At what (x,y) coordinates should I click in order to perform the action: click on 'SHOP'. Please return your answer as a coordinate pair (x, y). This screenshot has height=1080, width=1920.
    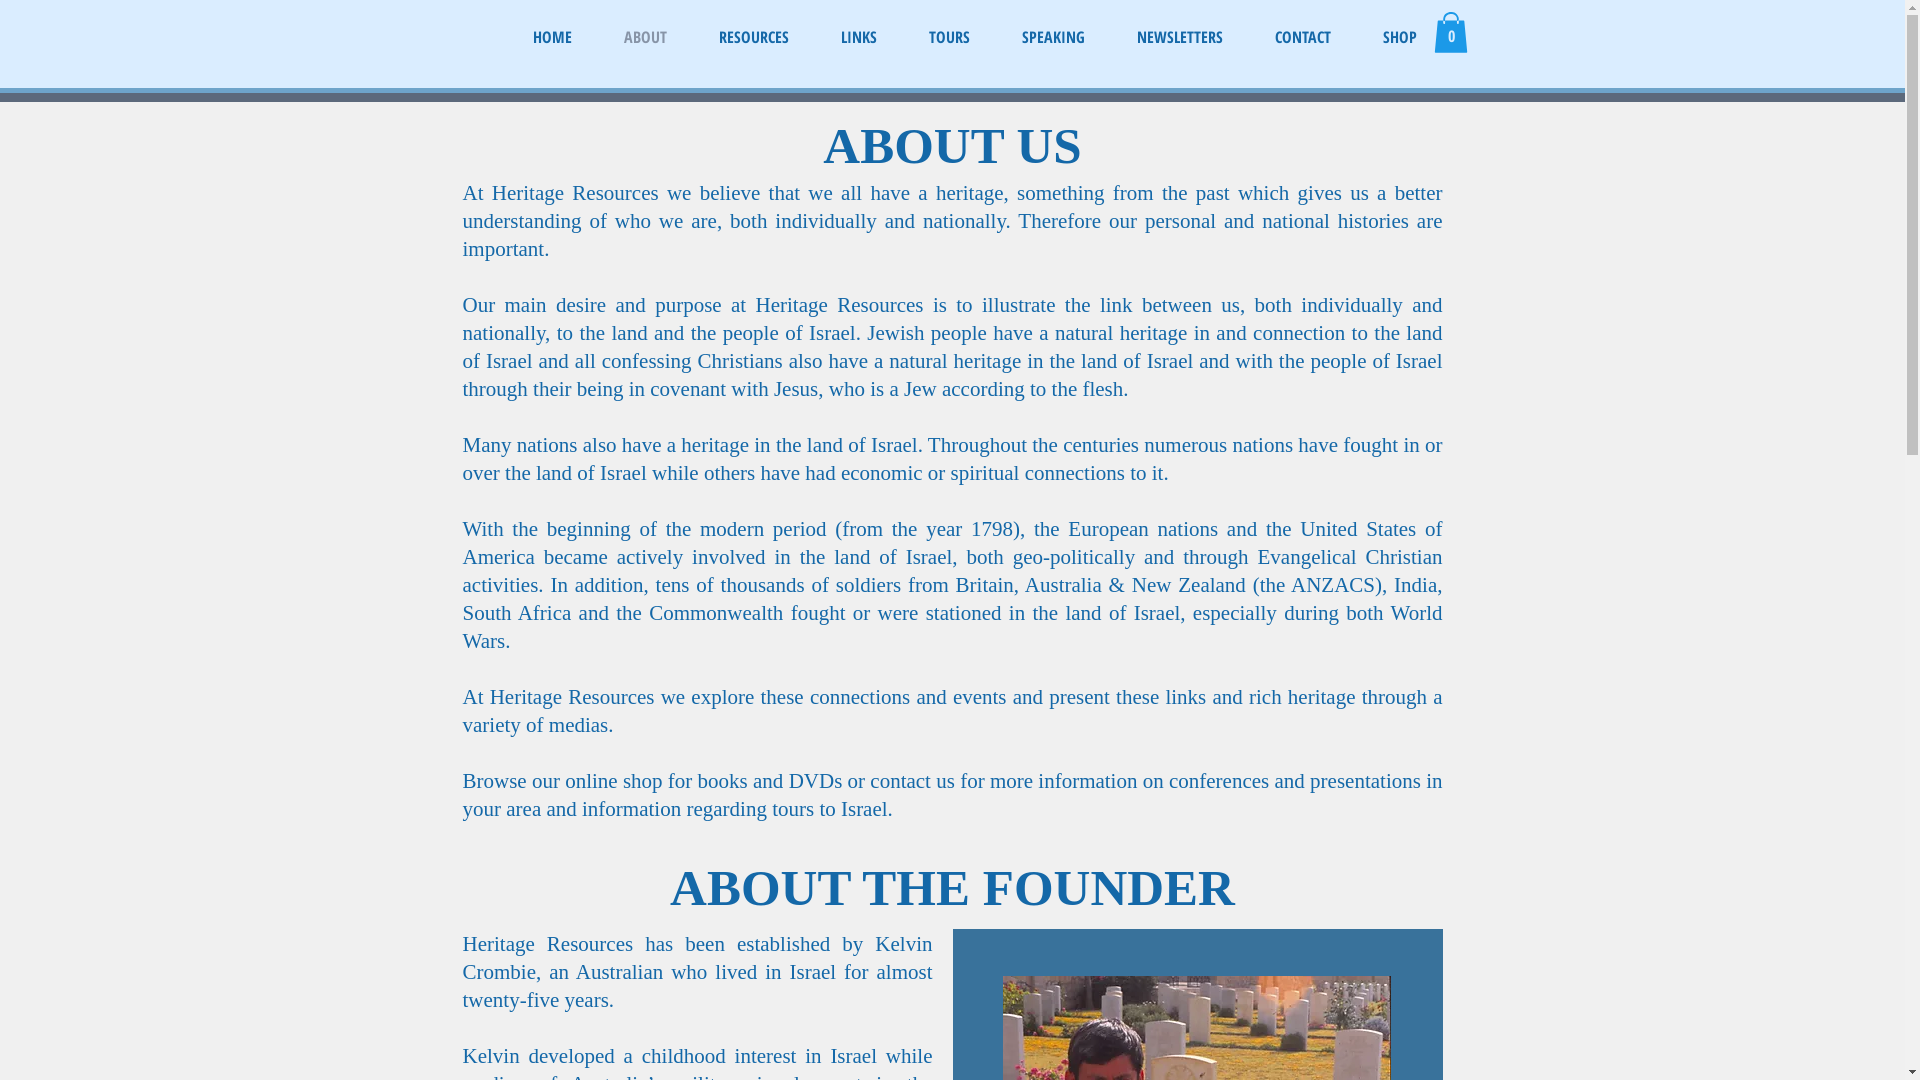
    Looking at the image, I should click on (1356, 33).